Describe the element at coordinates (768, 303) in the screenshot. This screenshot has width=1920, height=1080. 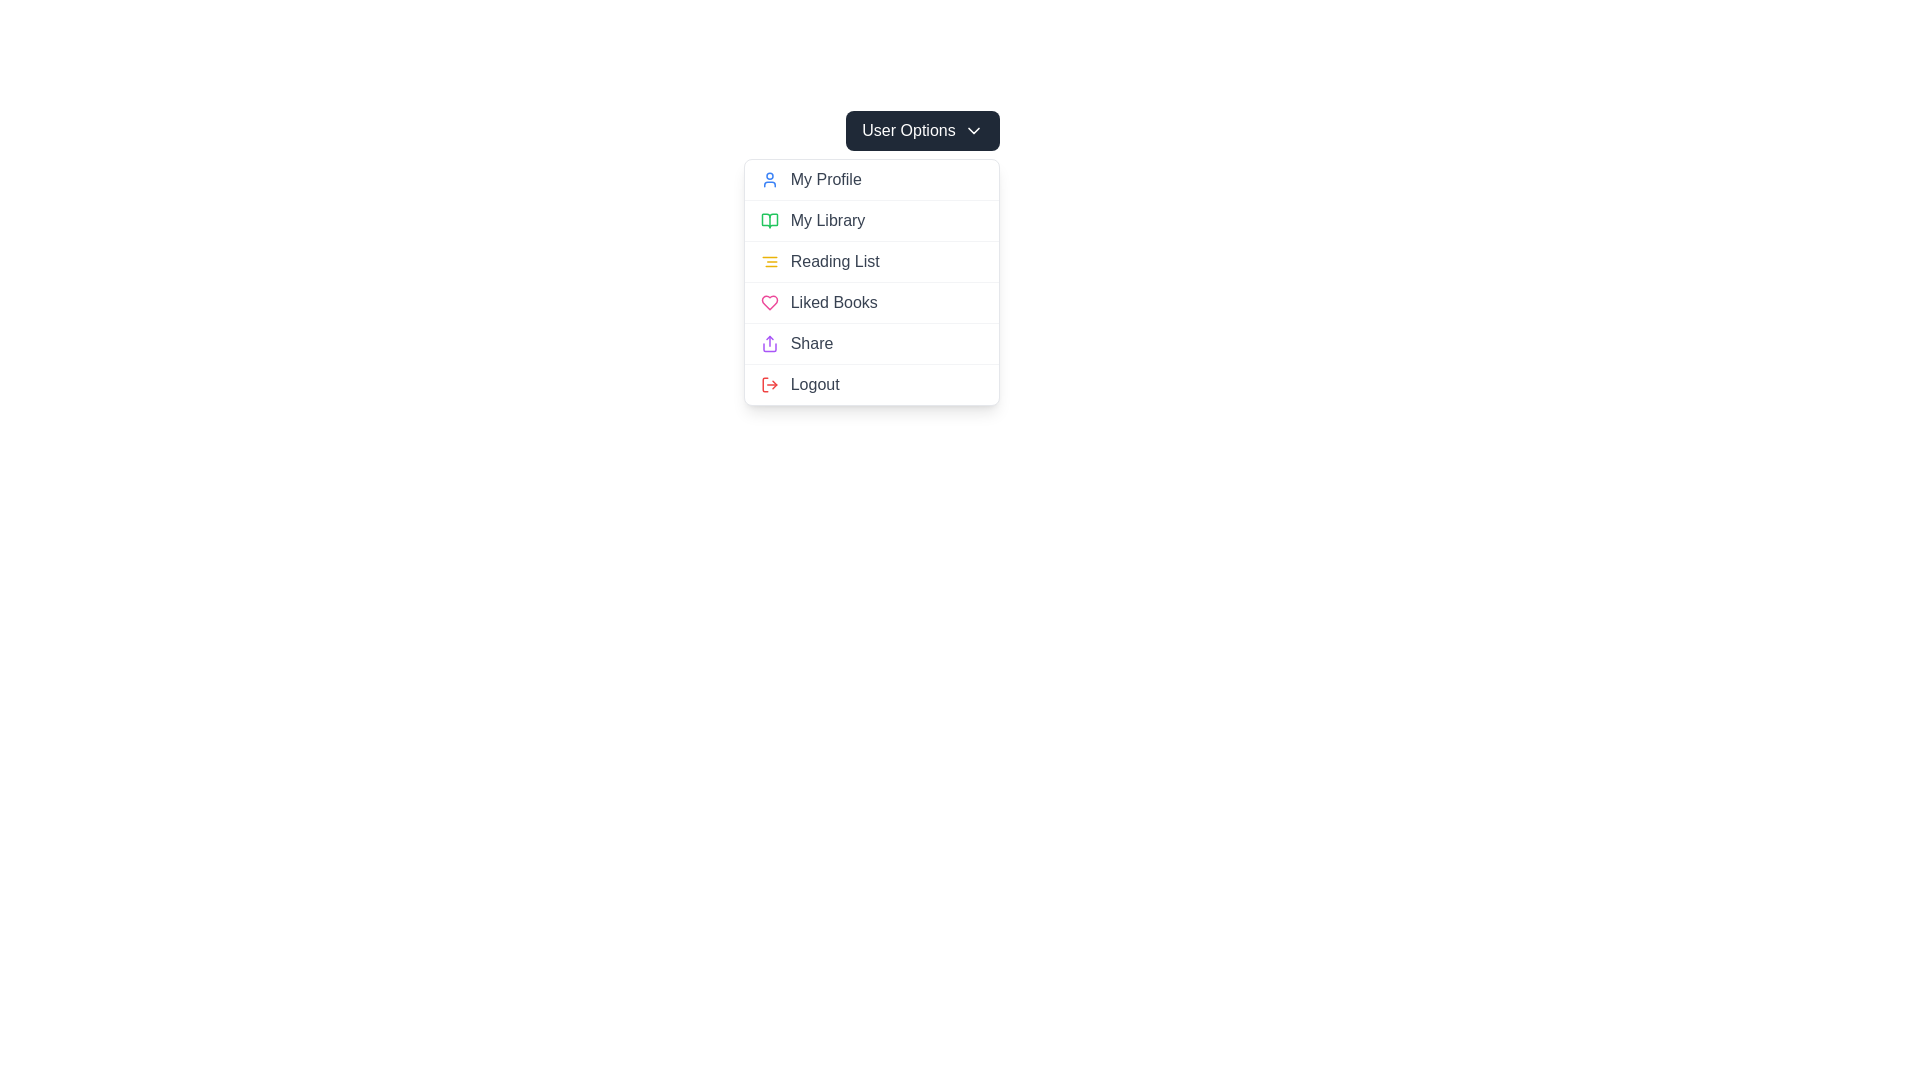
I see `the heart-shaped icon that indicates the 'Liked Books' feature within the dropdown menu under the 'User Options' button` at that location.